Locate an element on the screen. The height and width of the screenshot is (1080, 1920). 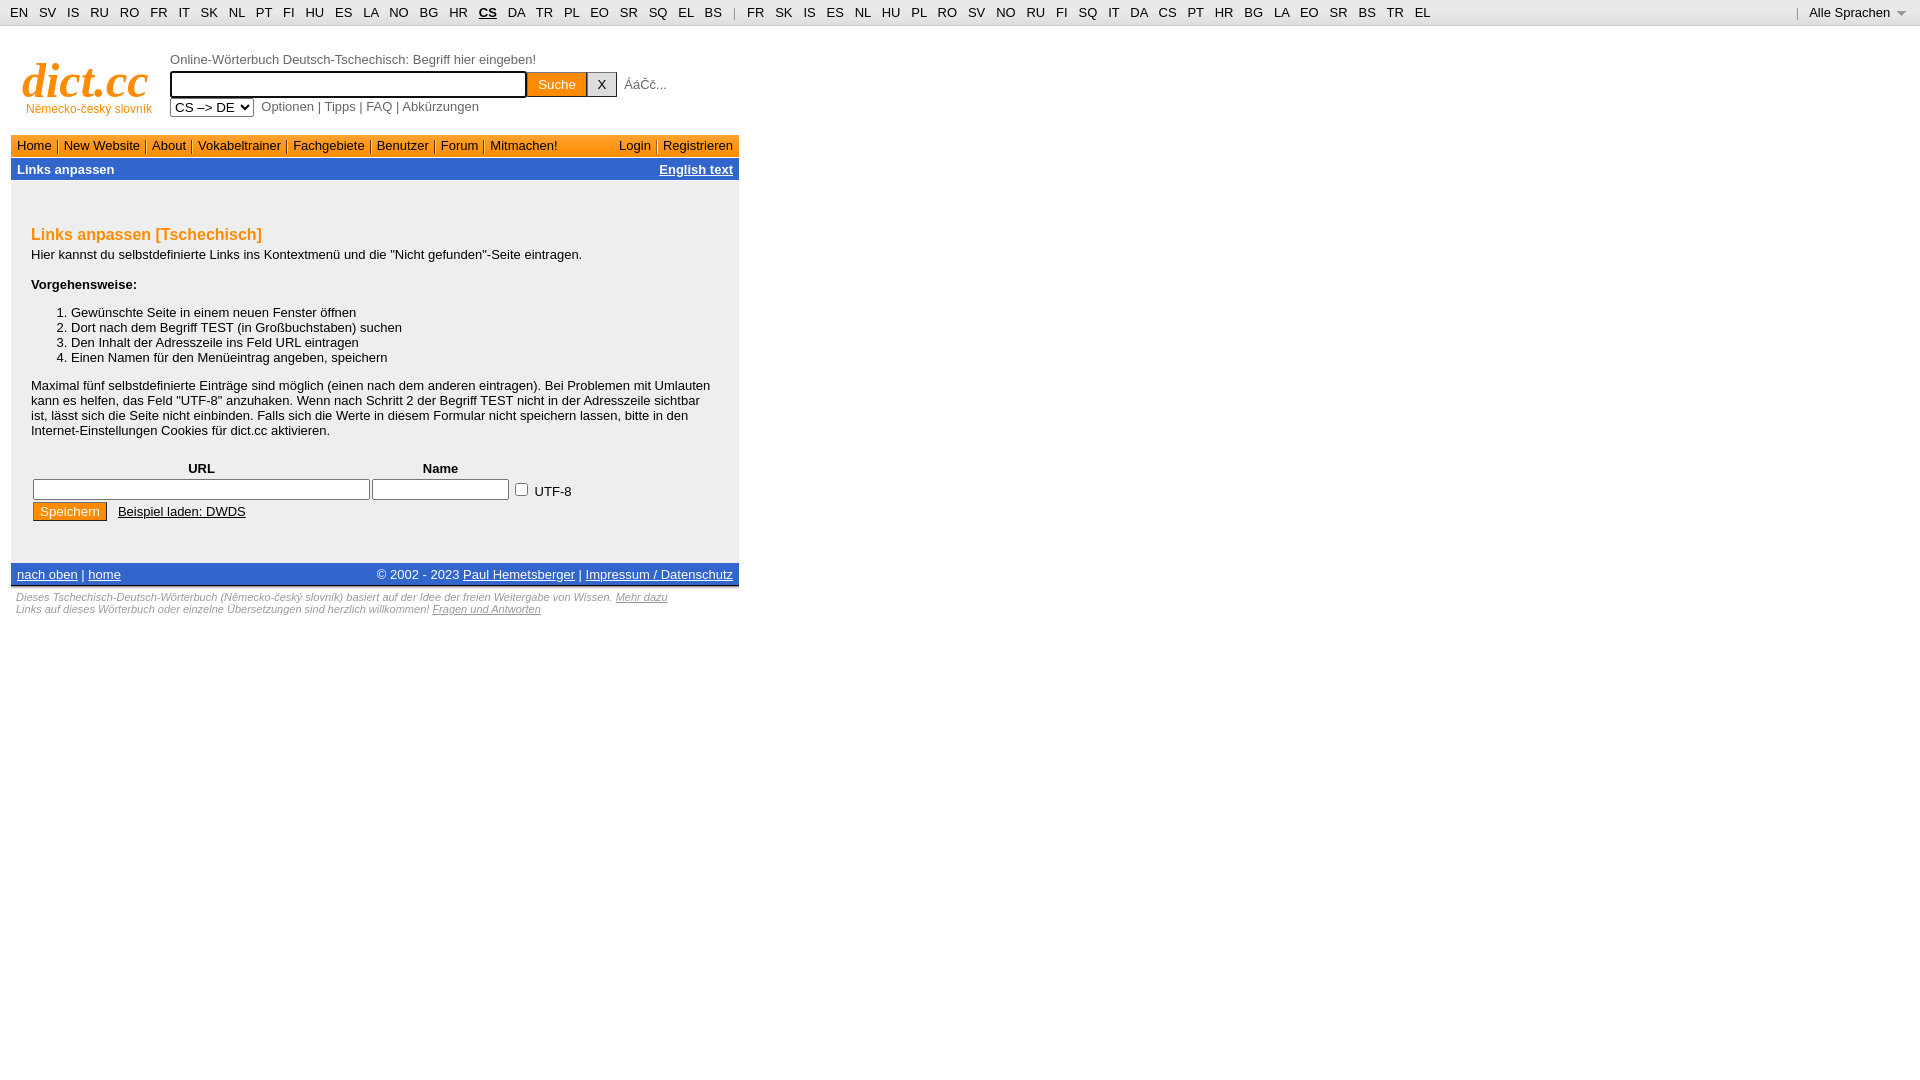
'SK' is located at coordinates (782, 12).